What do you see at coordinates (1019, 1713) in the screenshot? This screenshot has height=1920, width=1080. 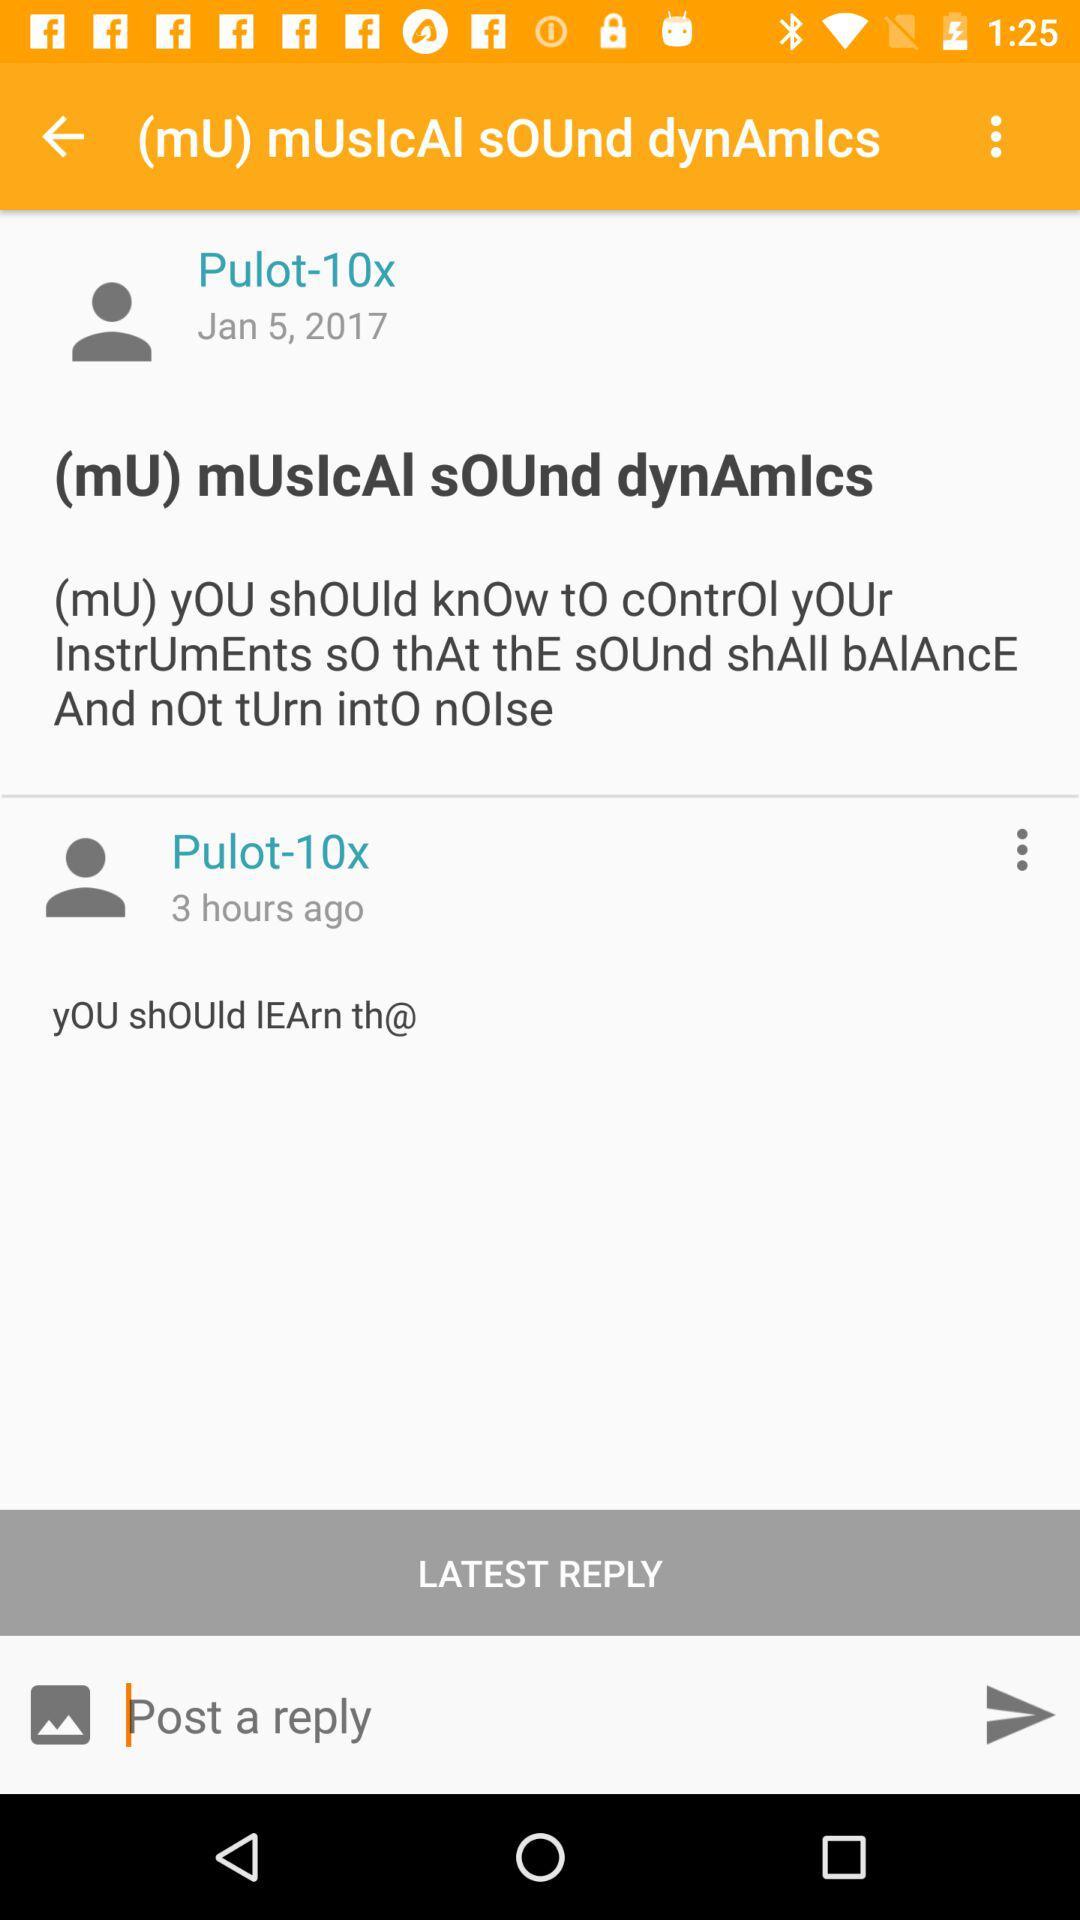 I see `send reply` at bounding box center [1019, 1713].